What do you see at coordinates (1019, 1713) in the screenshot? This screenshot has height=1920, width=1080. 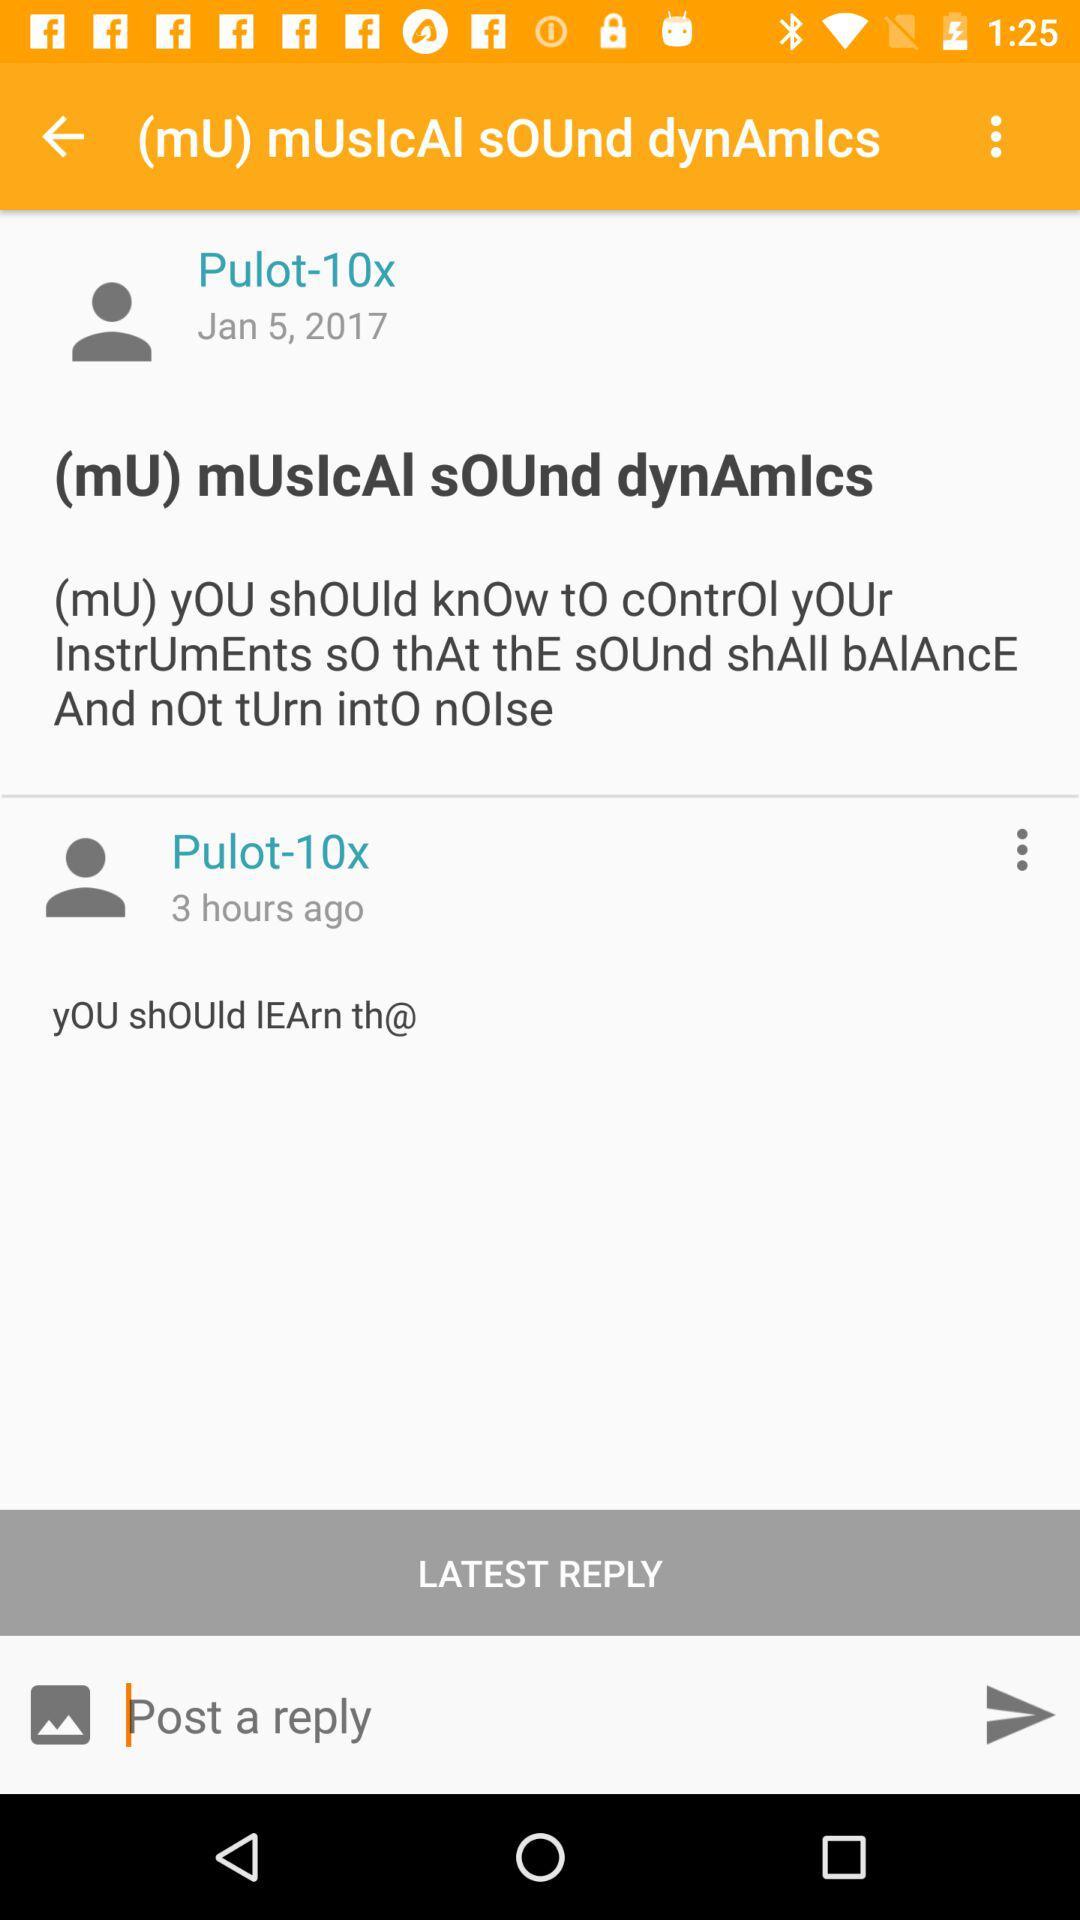 I see `send reply` at bounding box center [1019, 1713].